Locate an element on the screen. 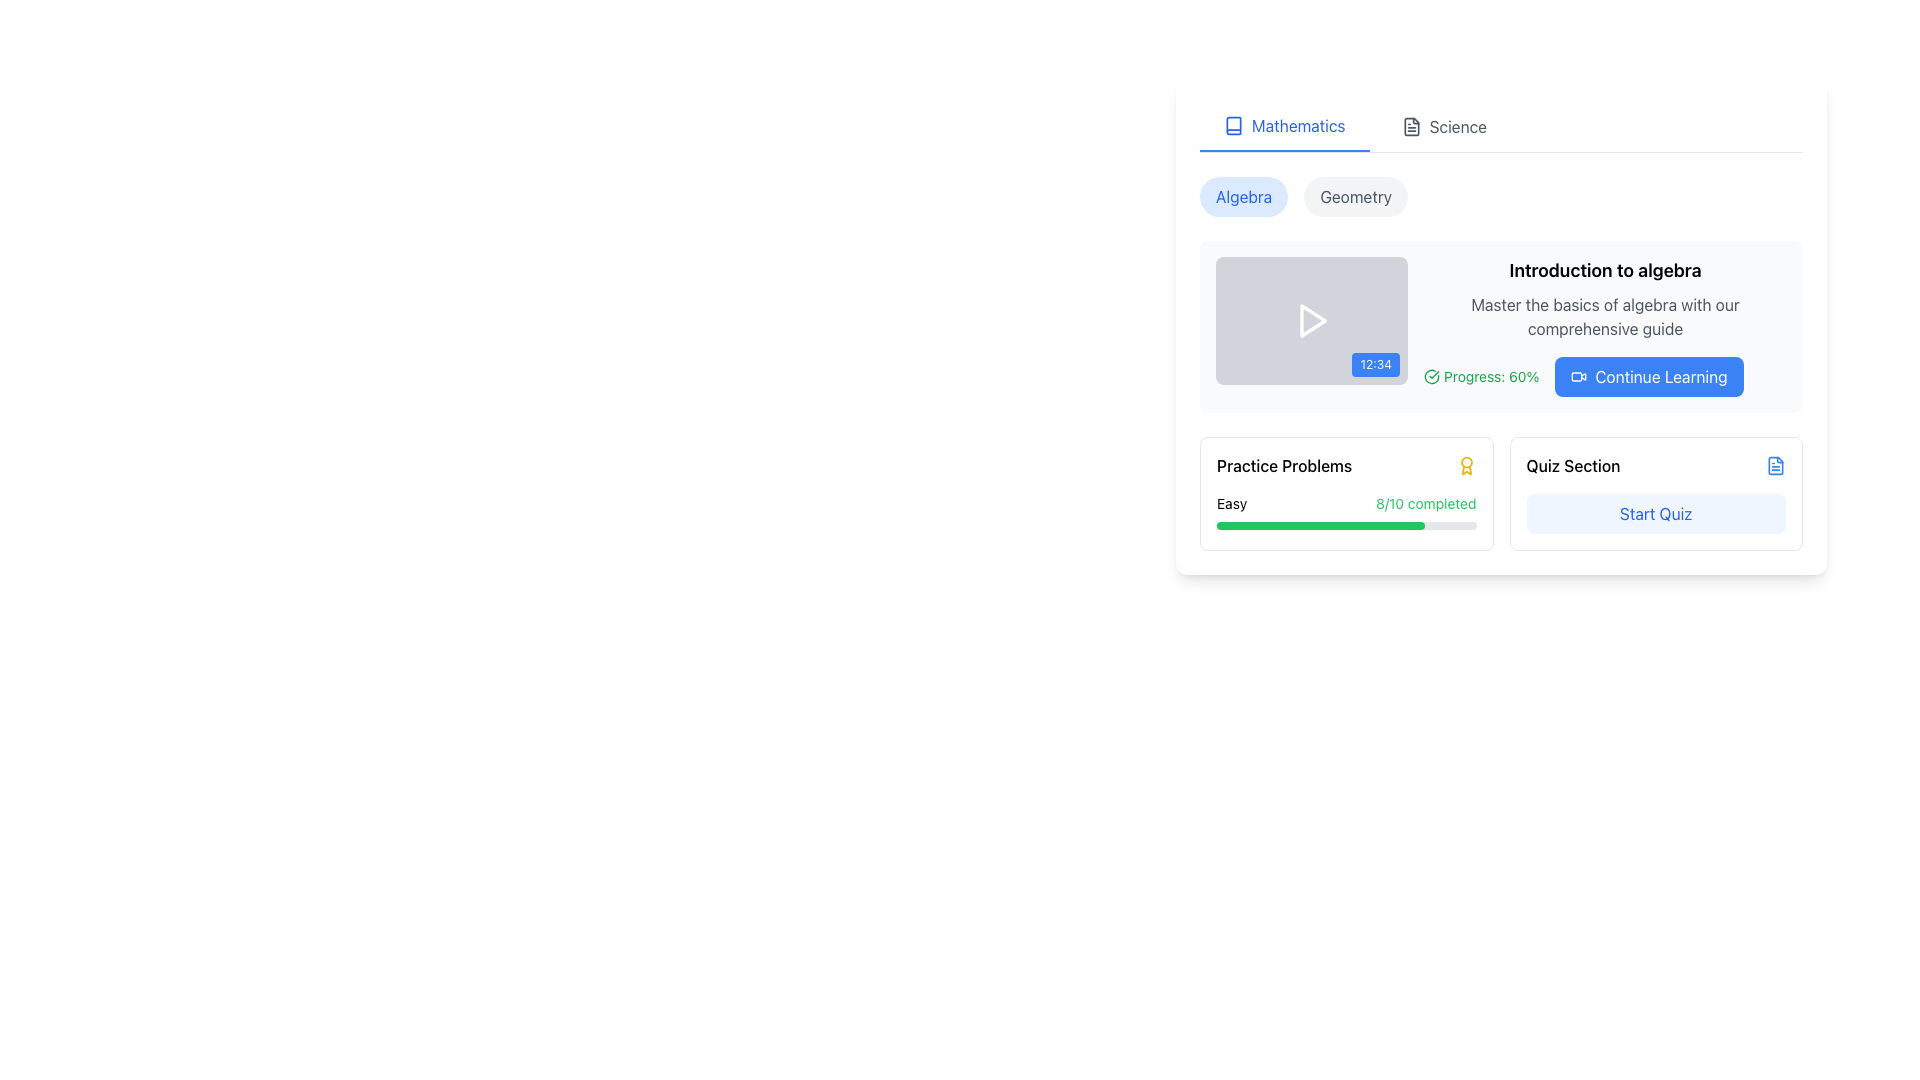 Image resolution: width=1920 pixels, height=1080 pixels. the achievement icon located in the top-right corner of the 'Practice Problems' section, next to the text 'Practice Problems' is located at coordinates (1466, 466).